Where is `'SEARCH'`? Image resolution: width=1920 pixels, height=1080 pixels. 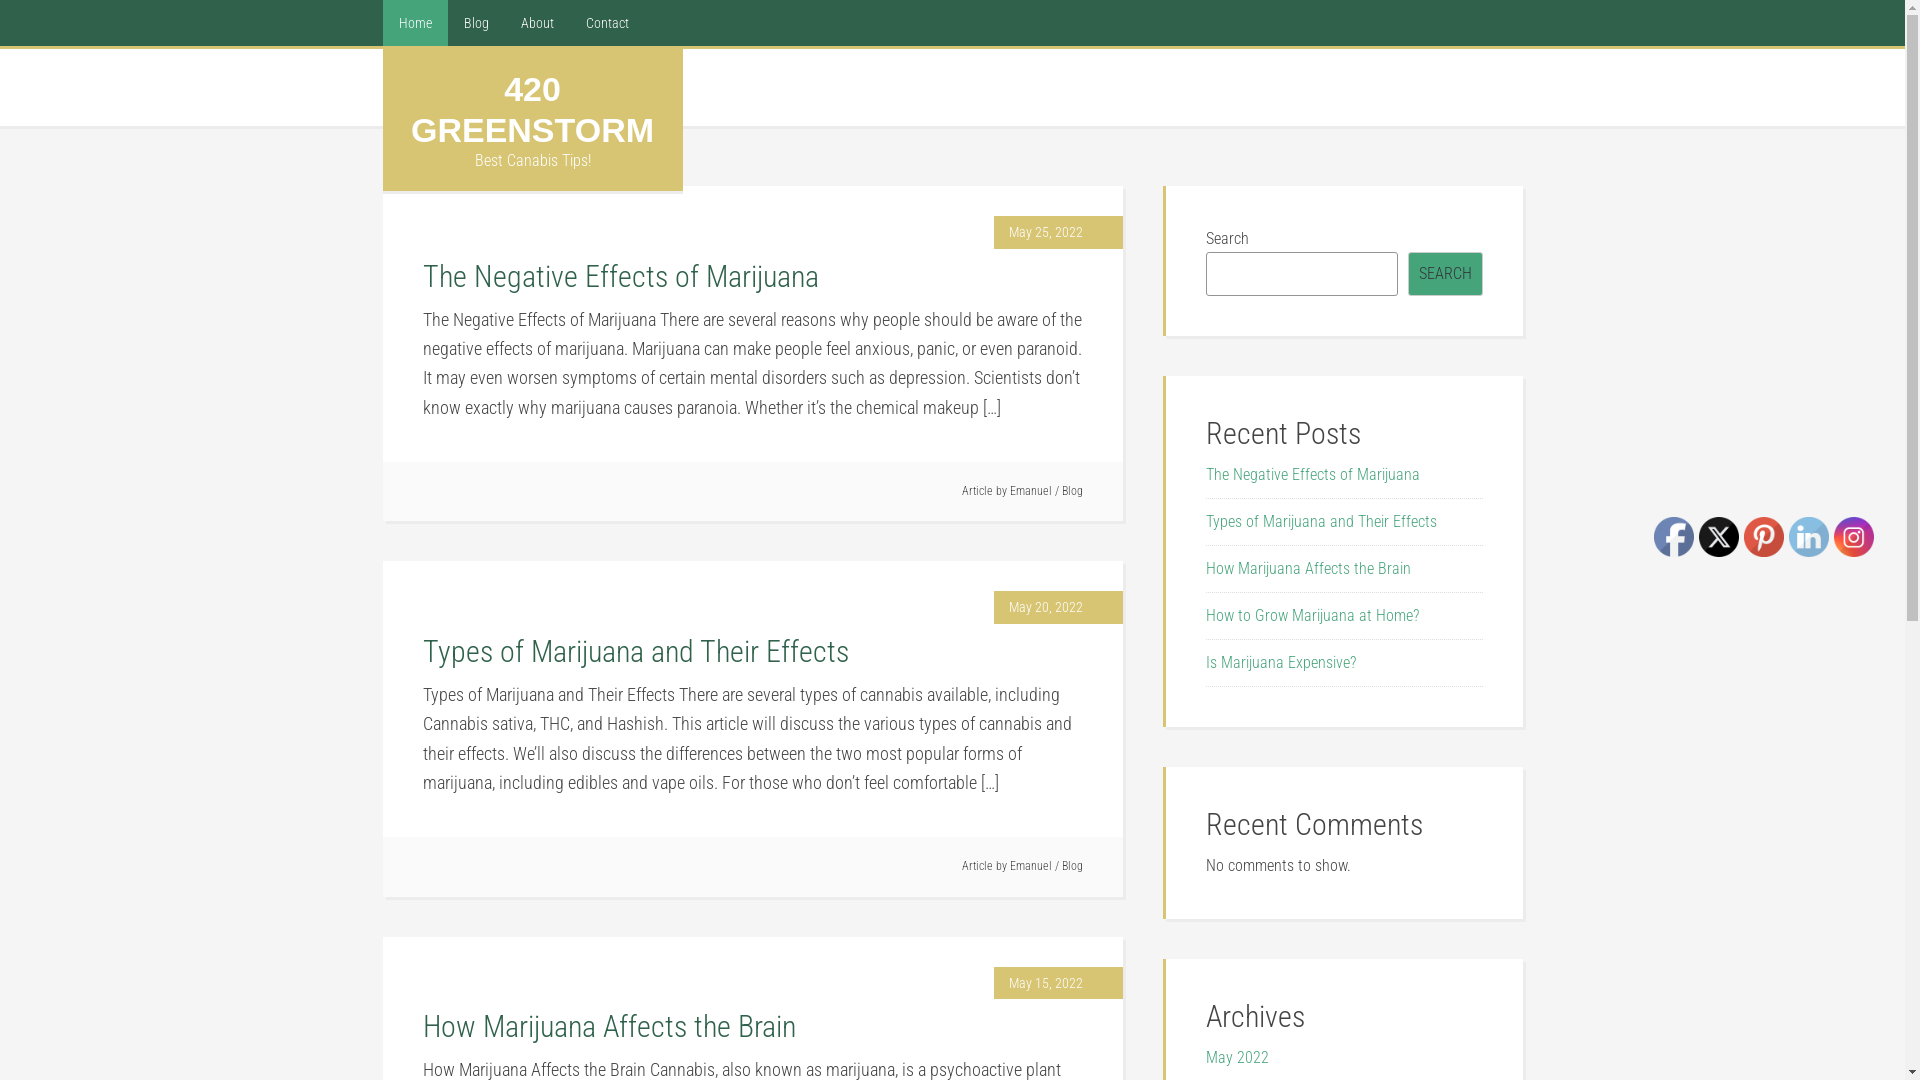
'SEARCH' is located at coordinates (1445, 273).